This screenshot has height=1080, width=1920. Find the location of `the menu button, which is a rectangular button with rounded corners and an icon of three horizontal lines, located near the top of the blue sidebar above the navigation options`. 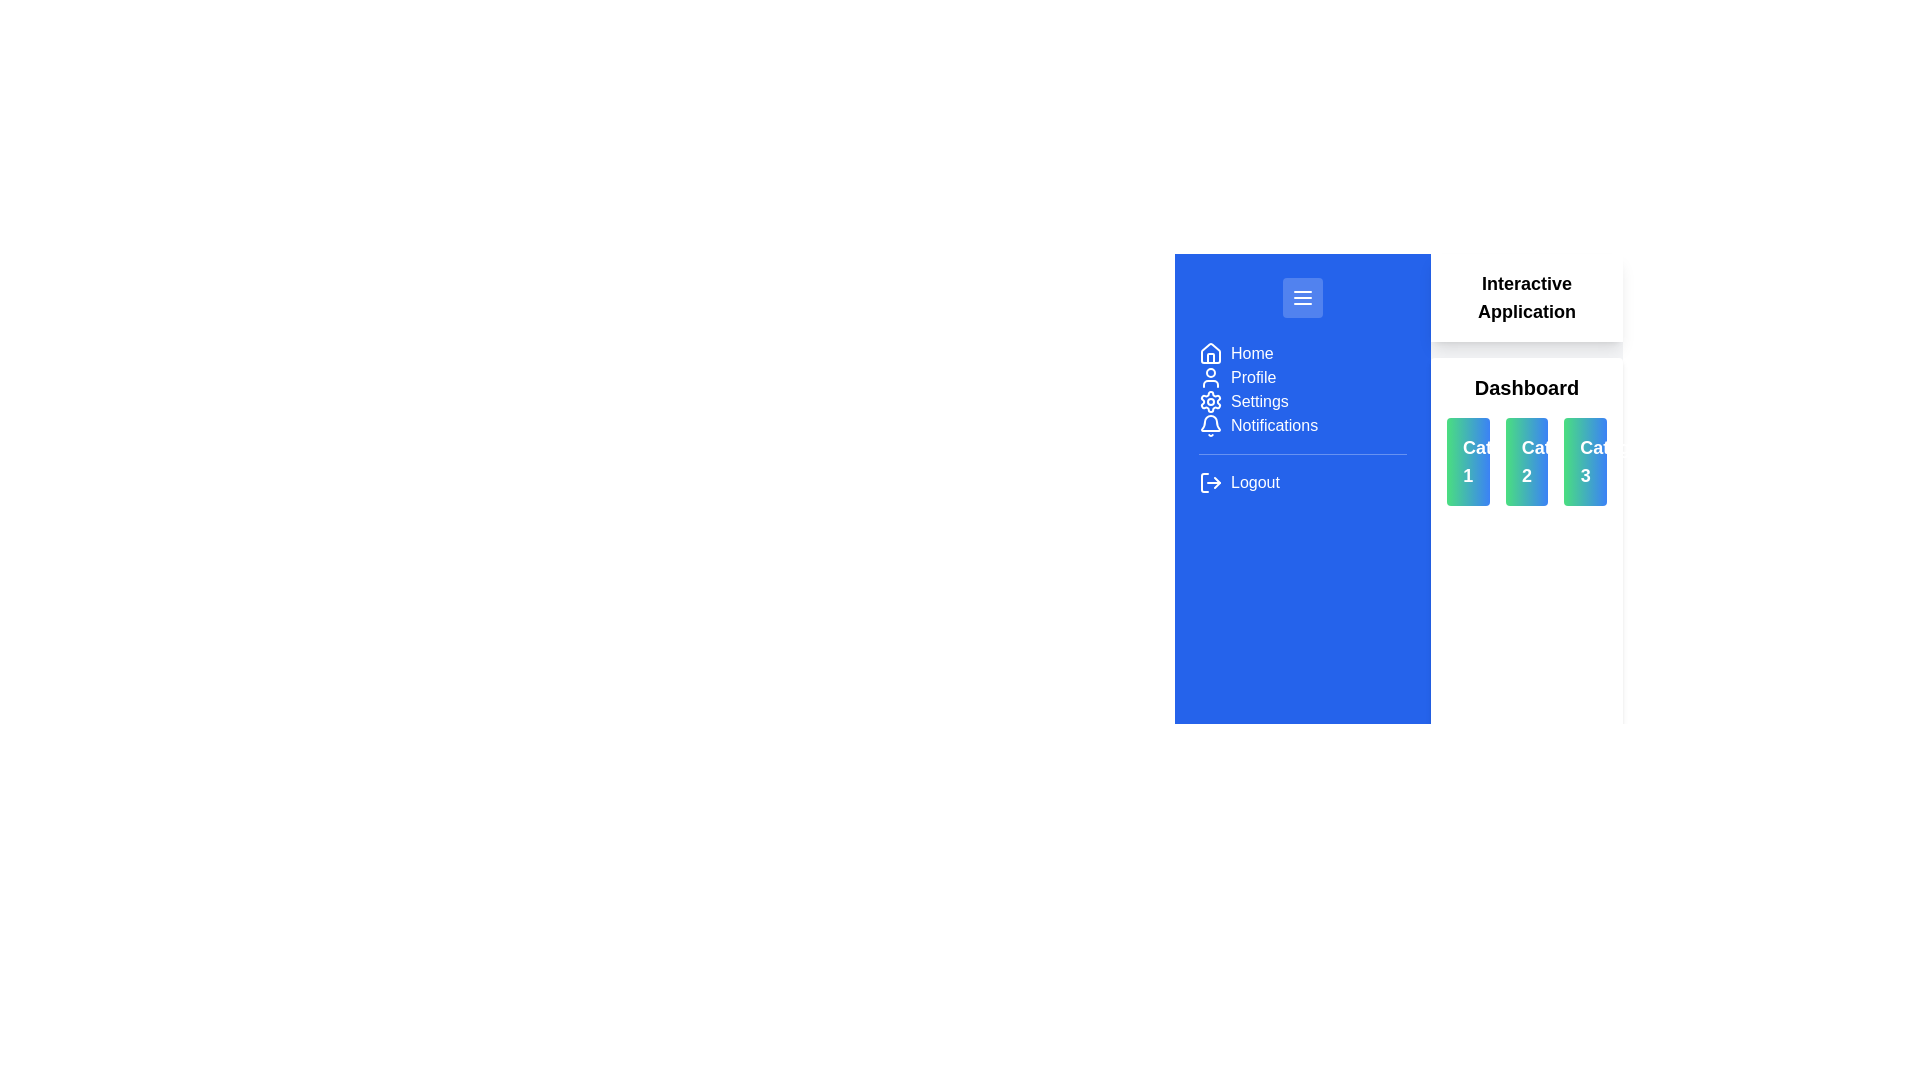

the menu button, which is a rectangular button with rounded corners and an icon of three horizontal lines, located near the top of the blue sidebar above the navigation options is located at coordinates (1302, 297).